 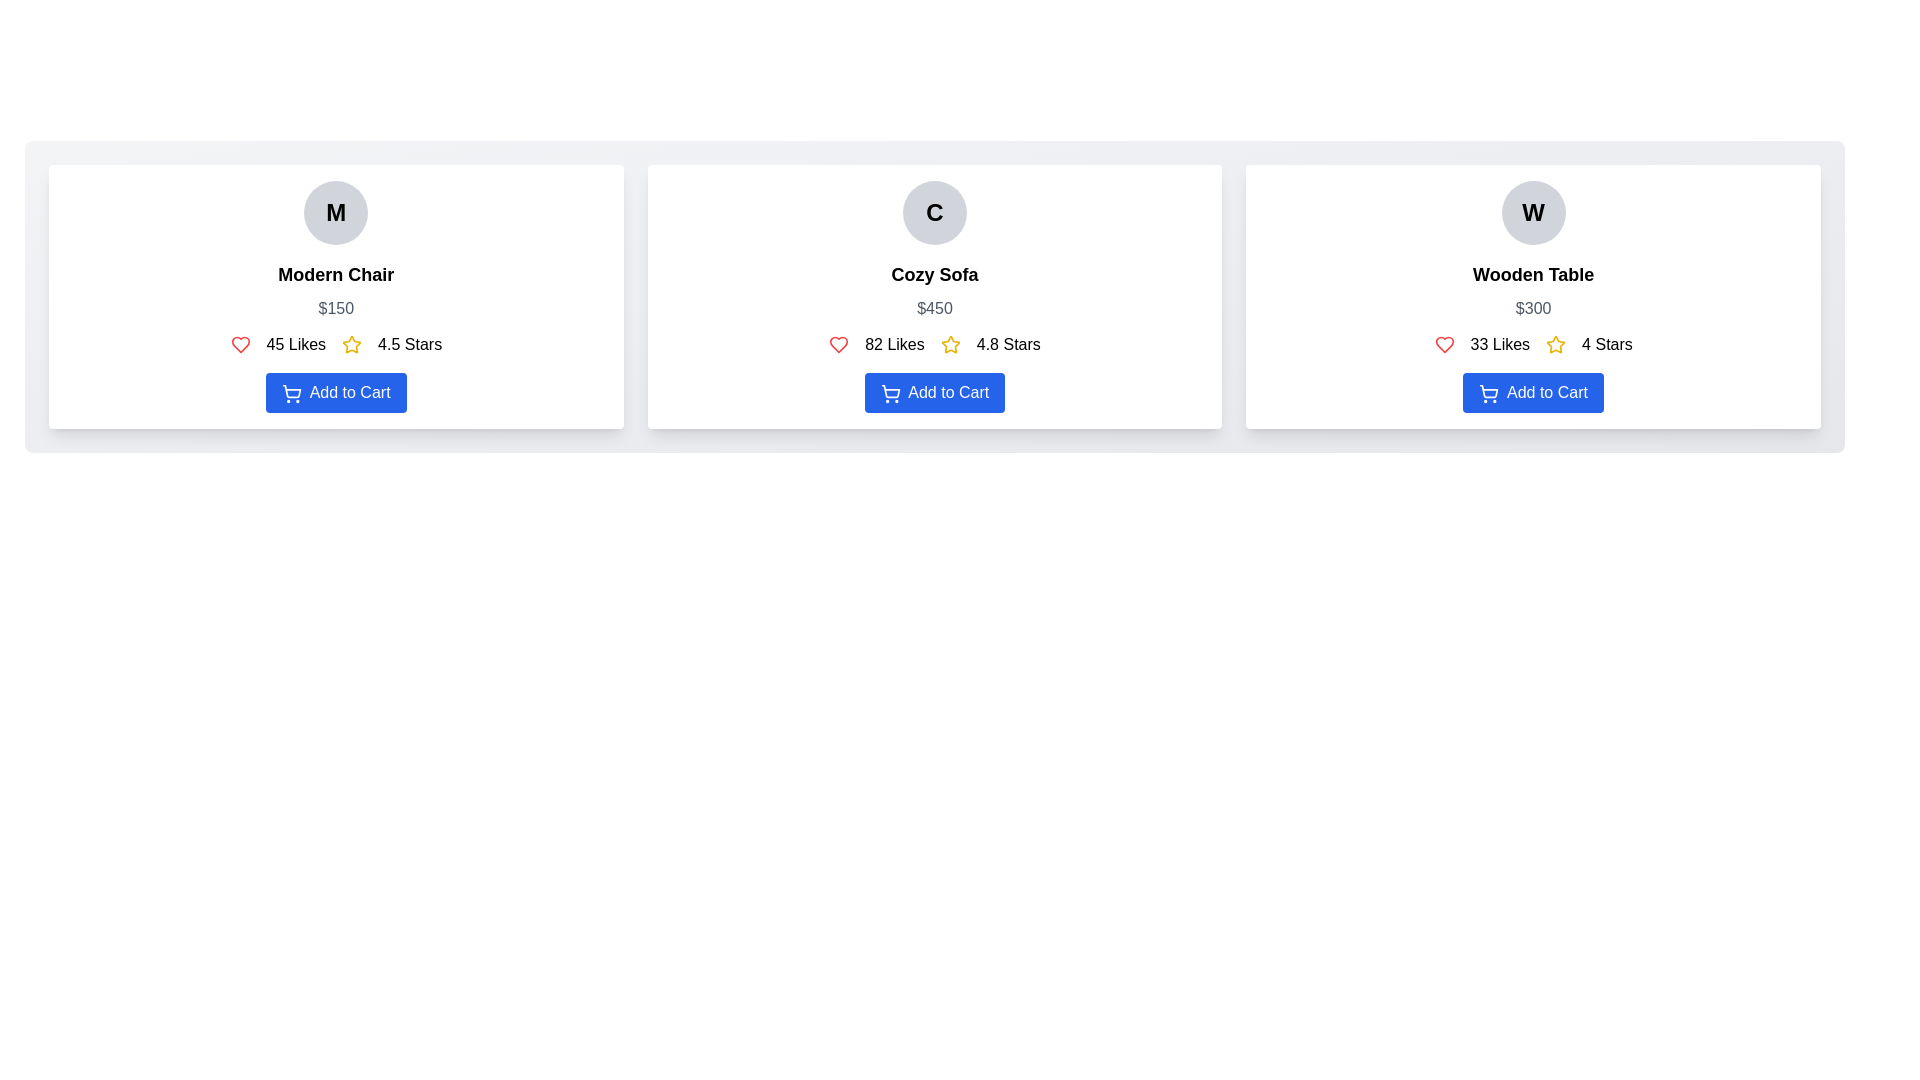 What do you see at coordinates (1489, 393) in the screenshot?
I see `the shopping cart icon located to the left of the 'Add to Cart' button in the third card labeled 'Wooden Table'` at bounding box center [1489, 393].